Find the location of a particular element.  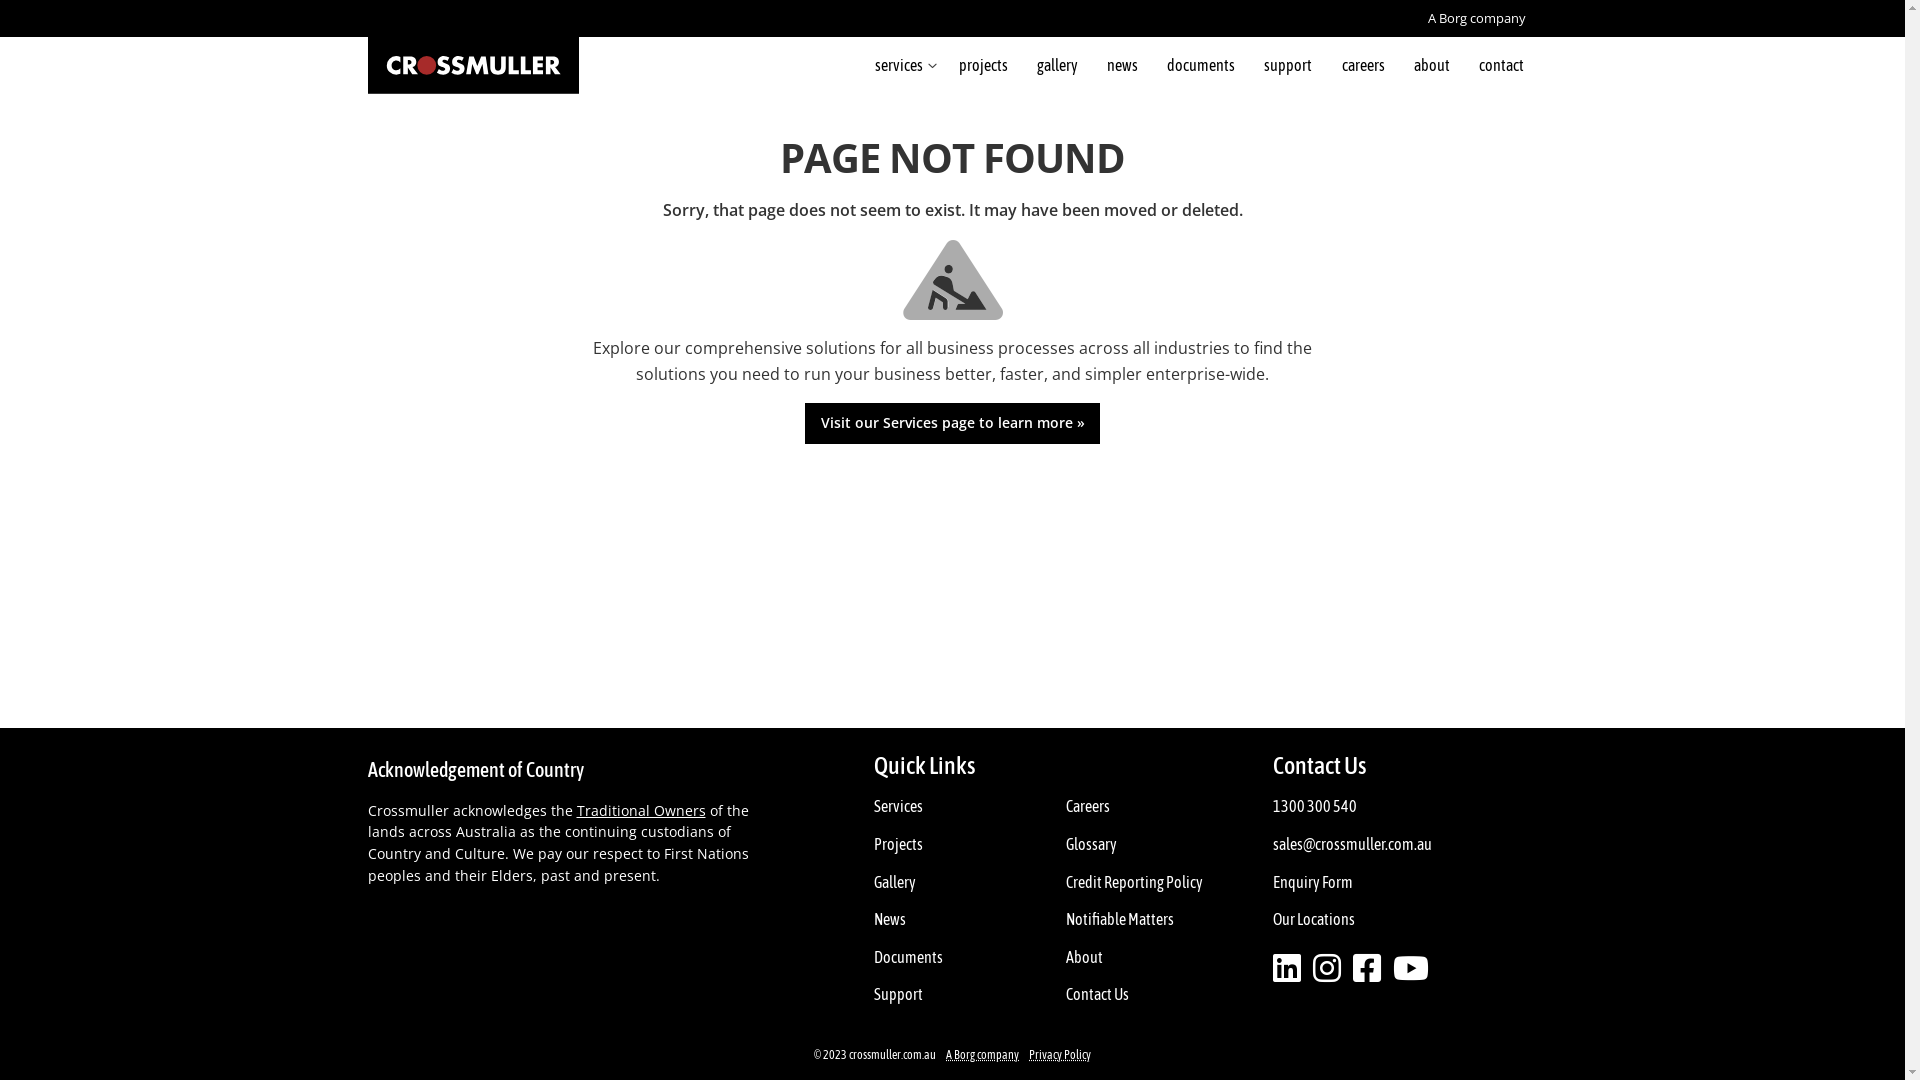

'projects' is located at coordinates (983, 64).